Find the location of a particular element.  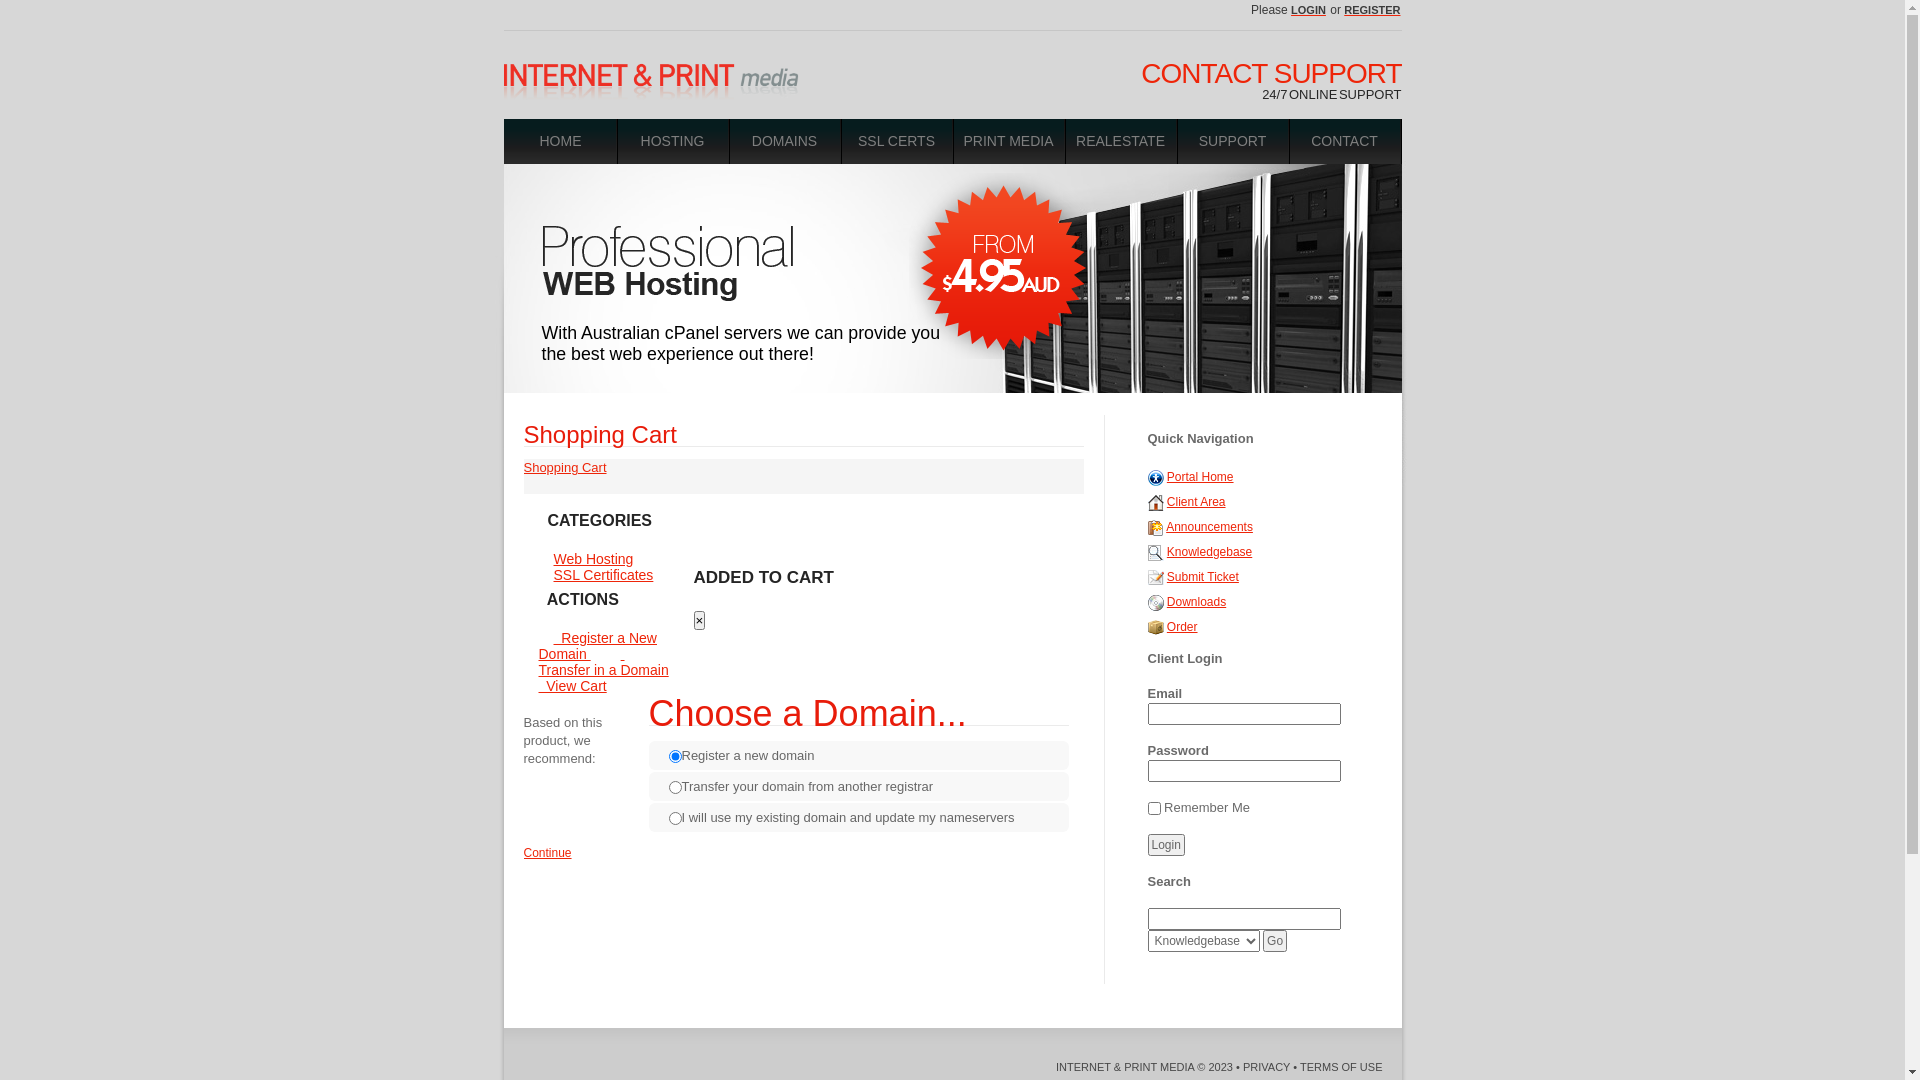

'Portal Home' is located at coordinates (1200, 477).